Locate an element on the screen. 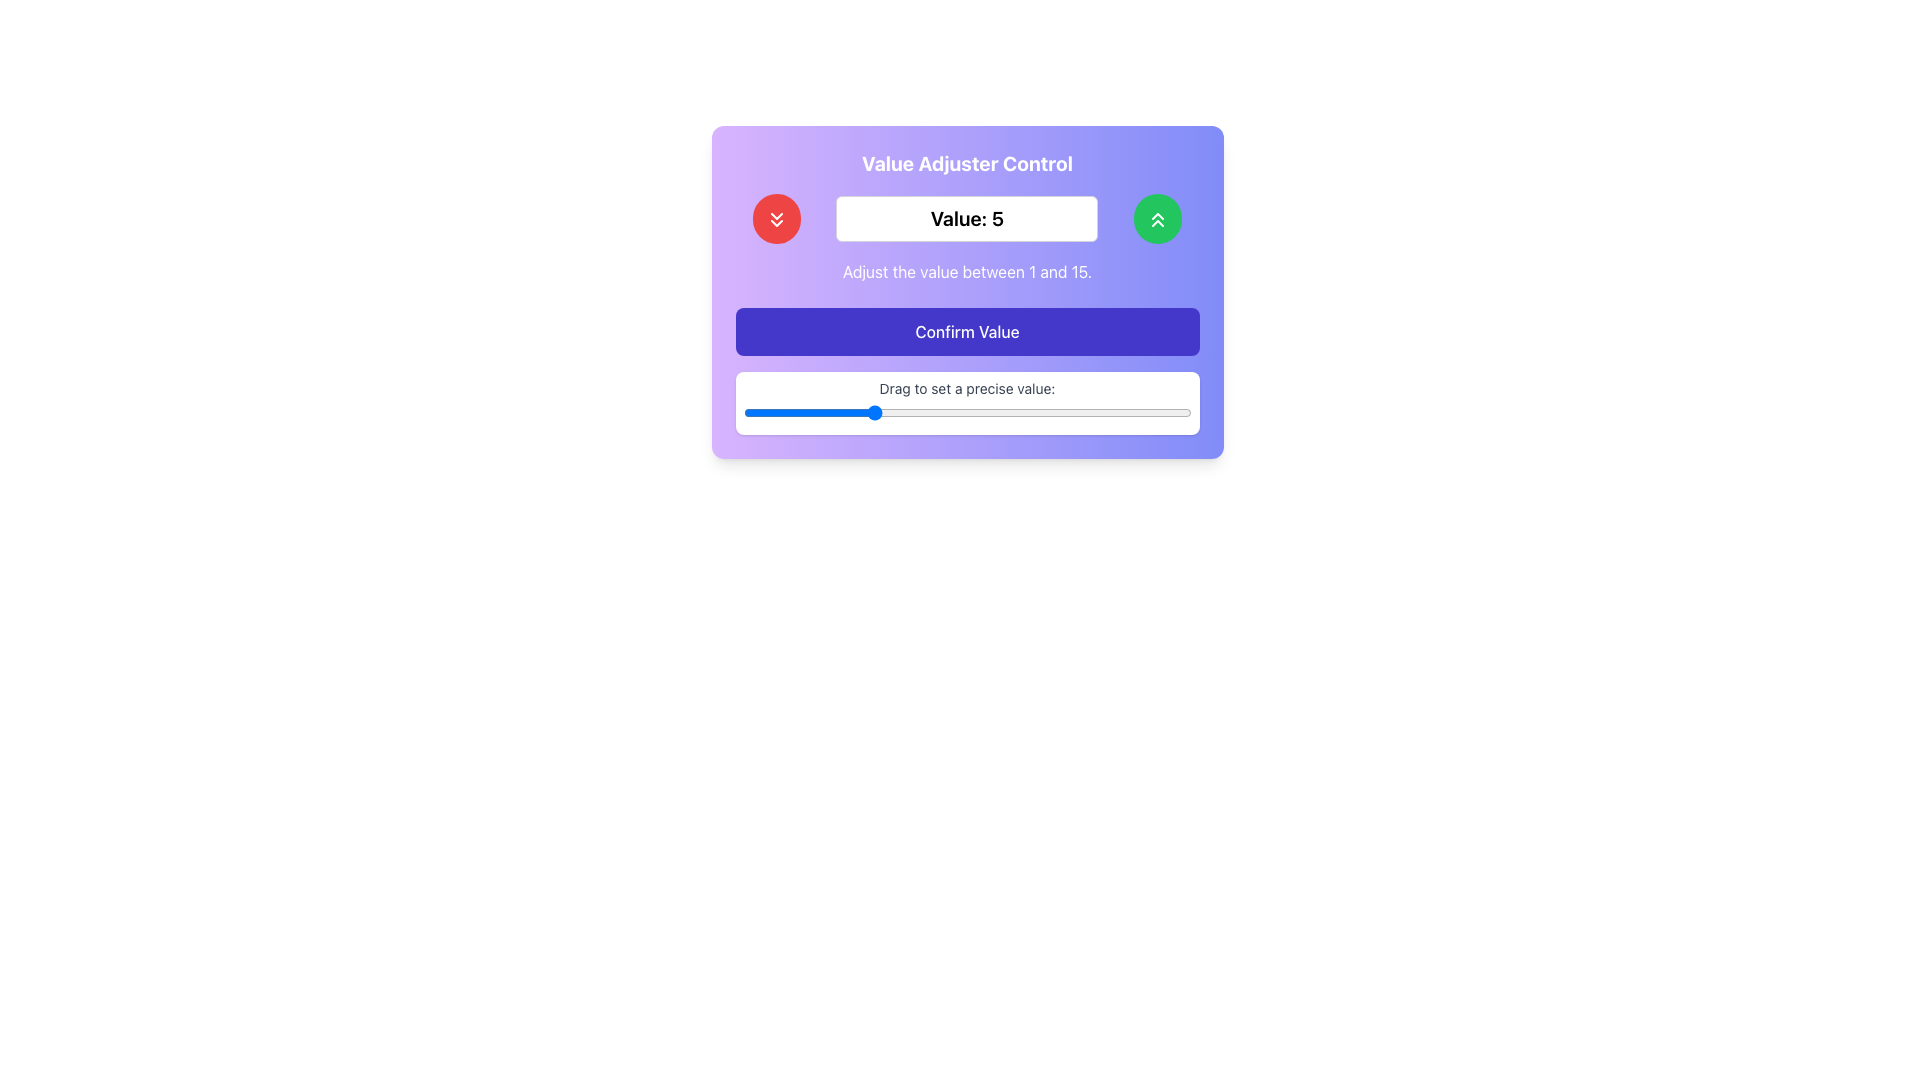  the button to increase the numerical value displayed in the text box, which is located to the right of the central text box showing 'Value: 5' and opposite a red circular button with a downward double chevron icon is located at coordinates (1157, 218).